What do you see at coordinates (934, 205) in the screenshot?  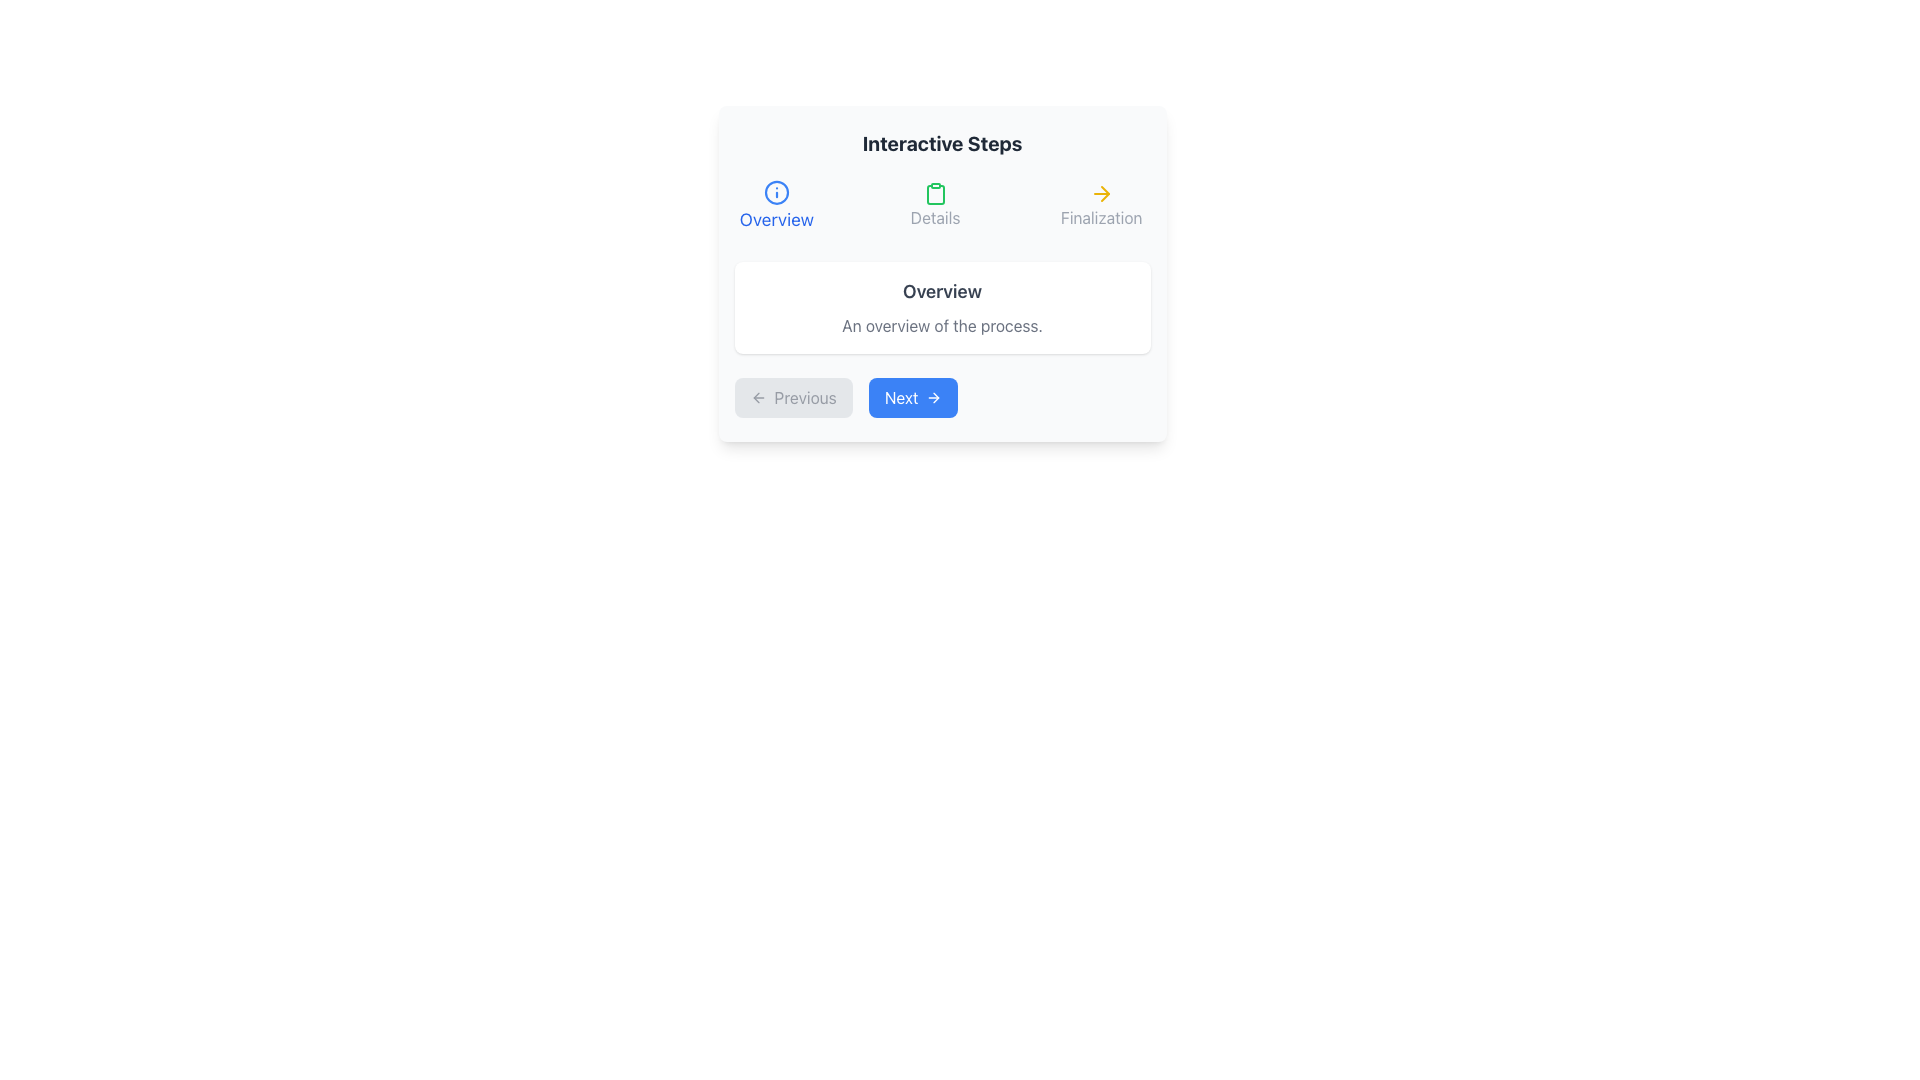 I see `the 'Details' button, which is the second button in a sequence of three steps labeled 'Overview', 'Details', and 'Finalization', featuring a clipboard icon and styled in green and gray colors` at bounding box center [934, 205].